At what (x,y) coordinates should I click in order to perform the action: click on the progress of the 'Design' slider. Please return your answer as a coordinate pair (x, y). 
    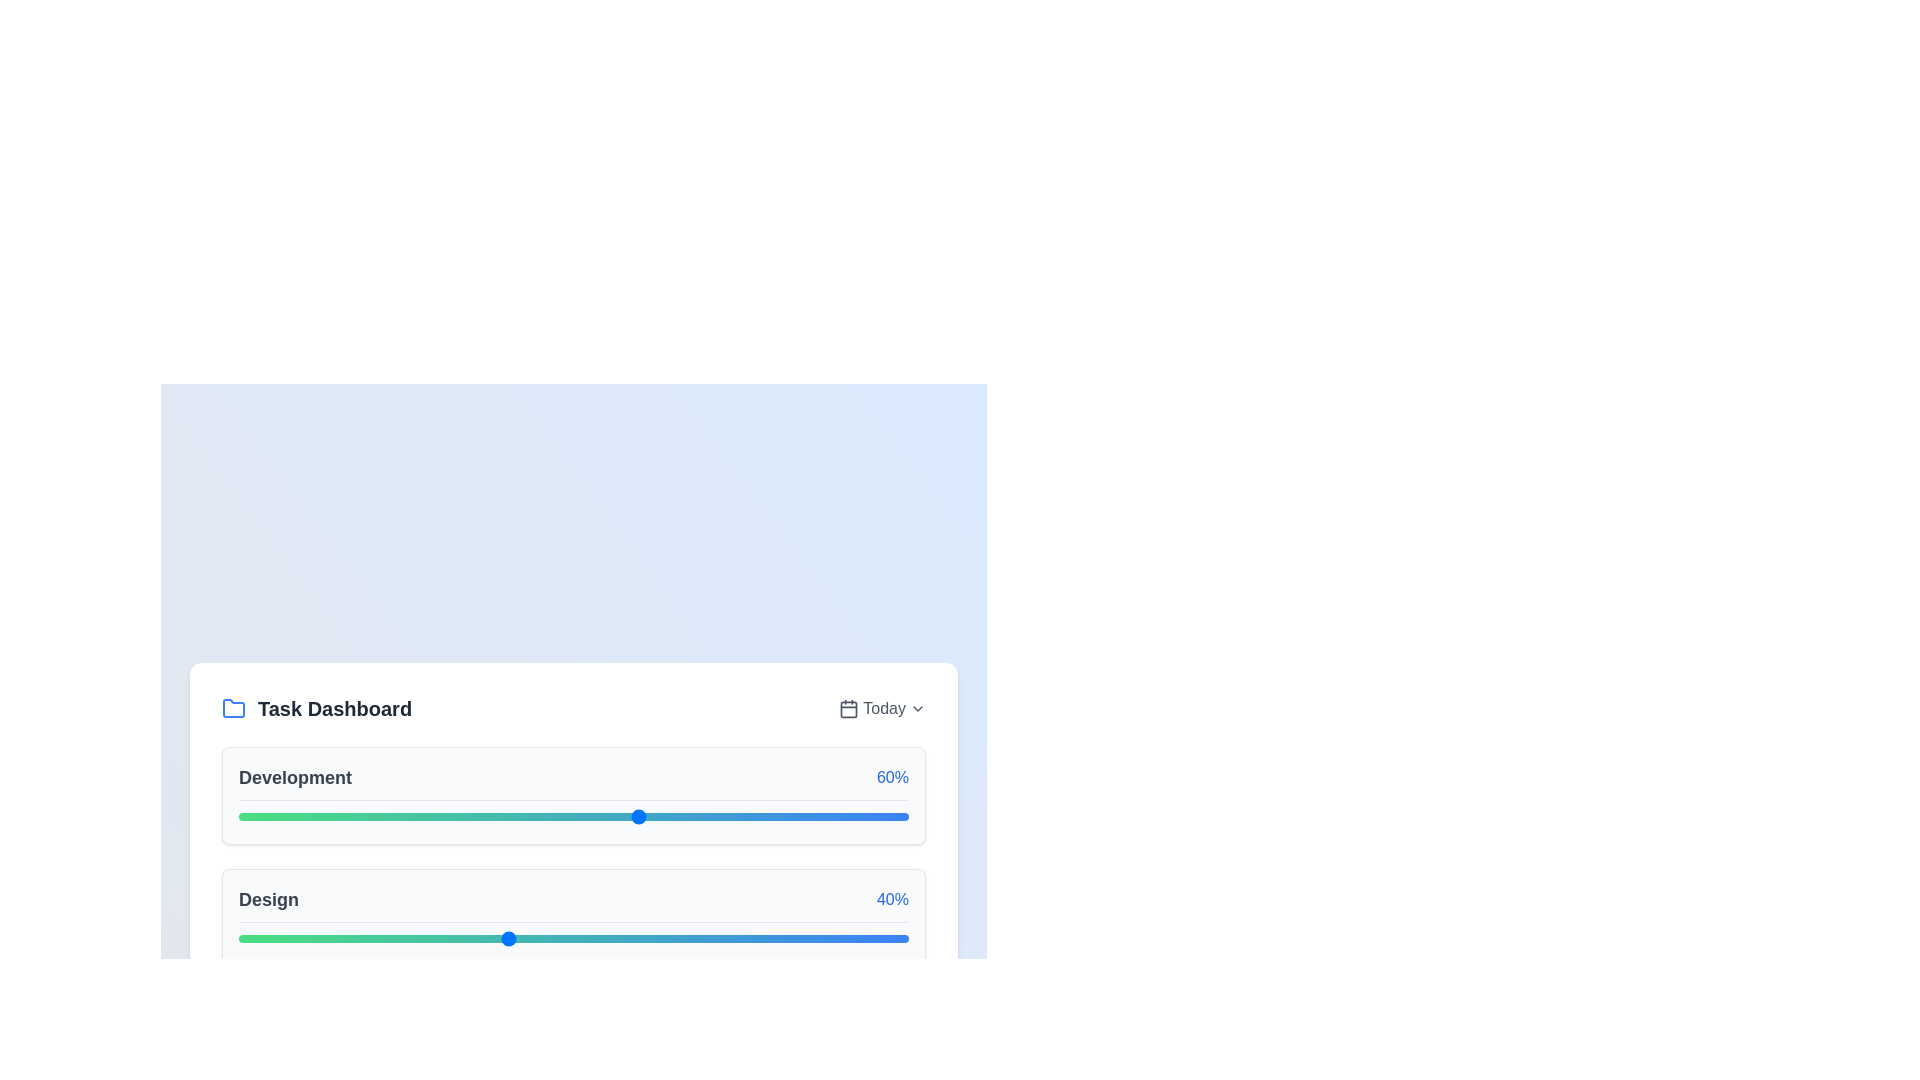
    Looking at the image, I should click on (520, 938).